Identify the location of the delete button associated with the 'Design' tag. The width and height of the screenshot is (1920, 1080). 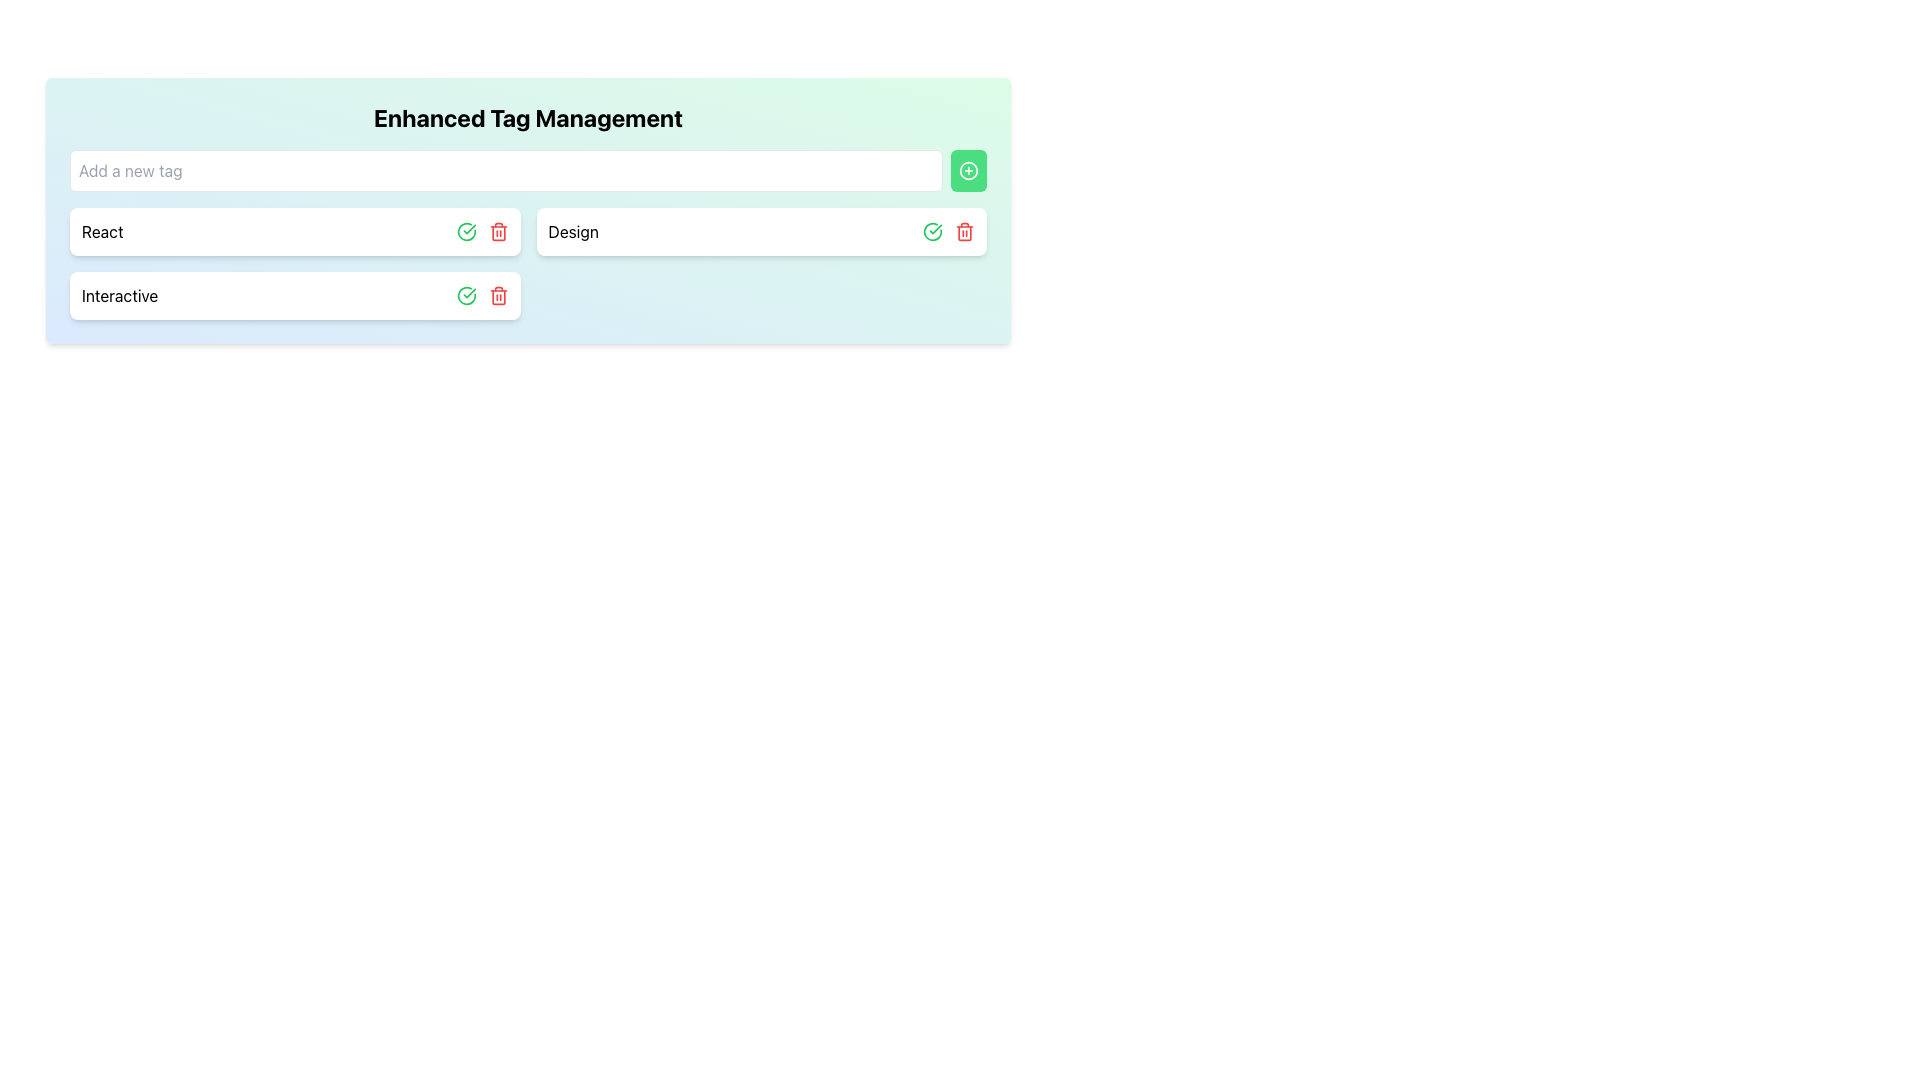
(964, 230).